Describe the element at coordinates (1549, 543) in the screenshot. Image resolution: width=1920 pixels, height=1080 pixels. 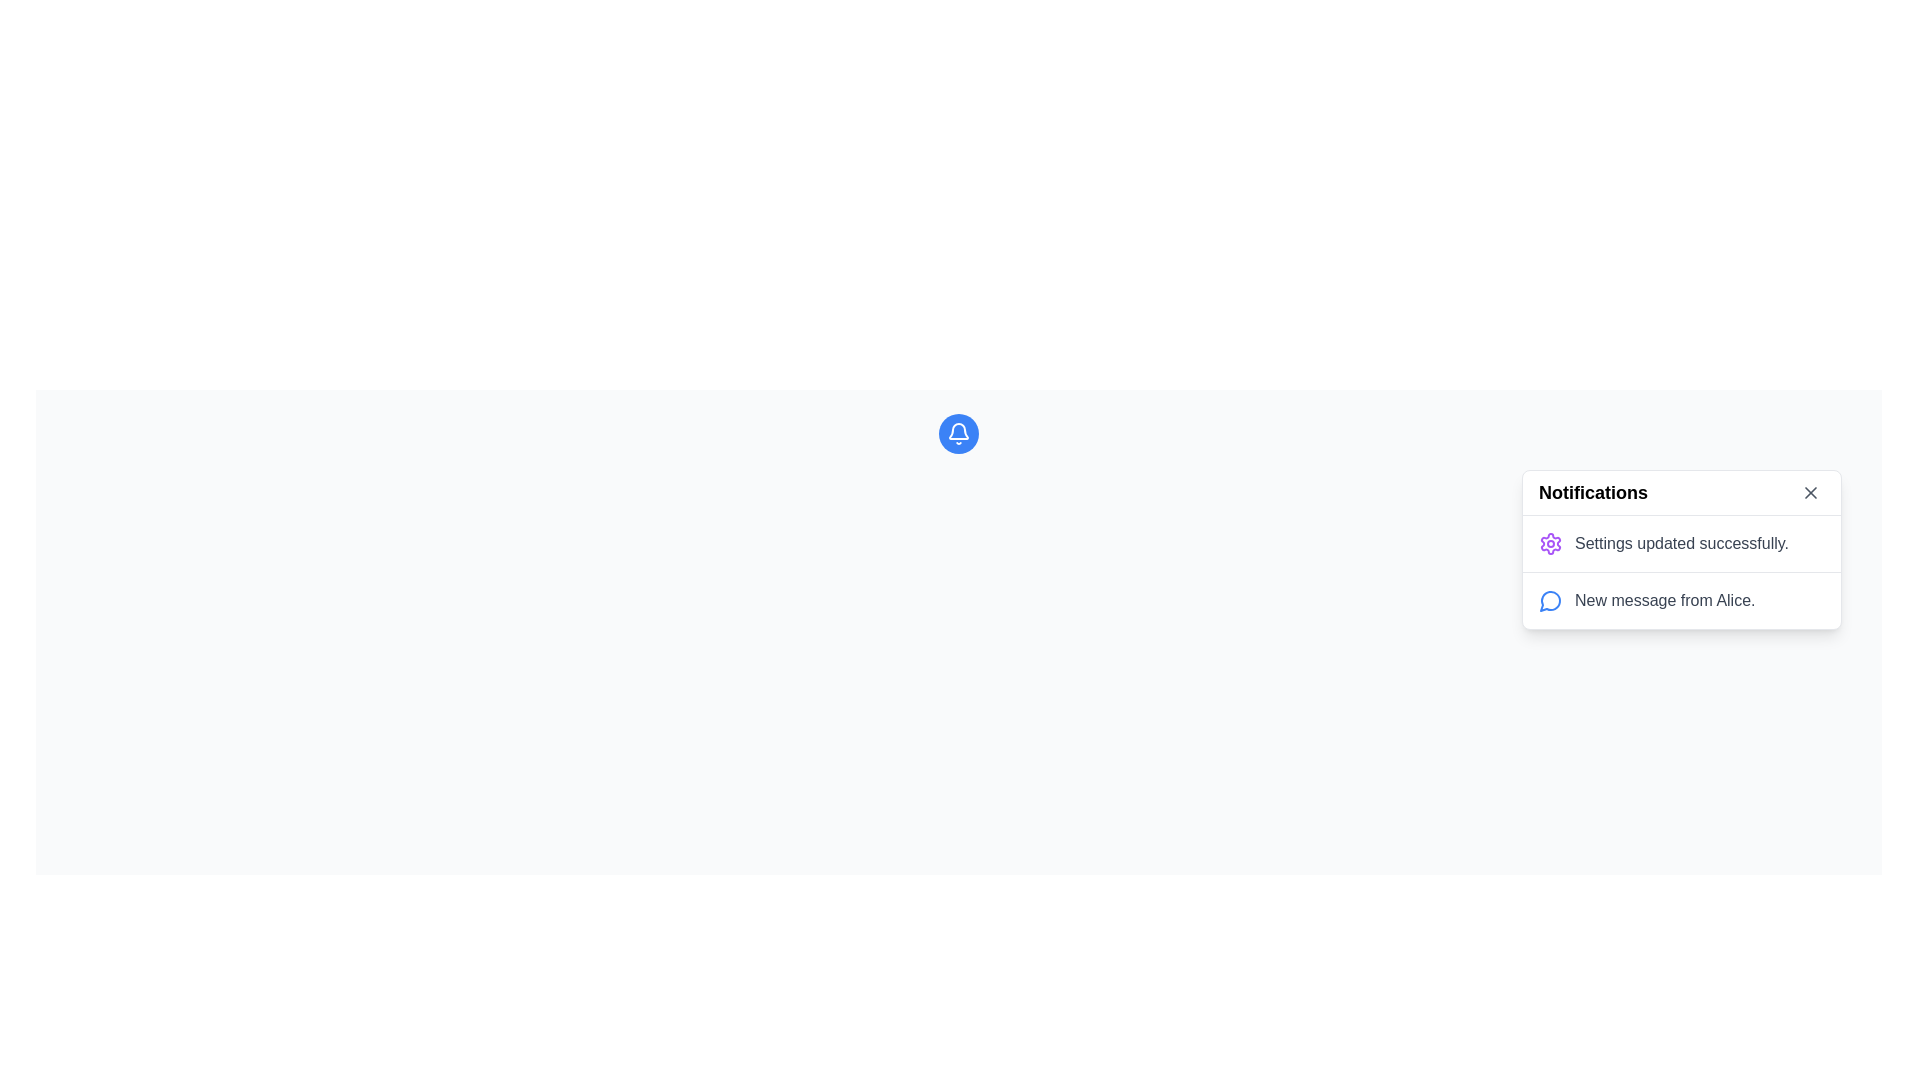
I see `the appearance of the settings icon located in the notification pop-up, positioned to the left of the text 'Settings updated successfully.'` at that location.